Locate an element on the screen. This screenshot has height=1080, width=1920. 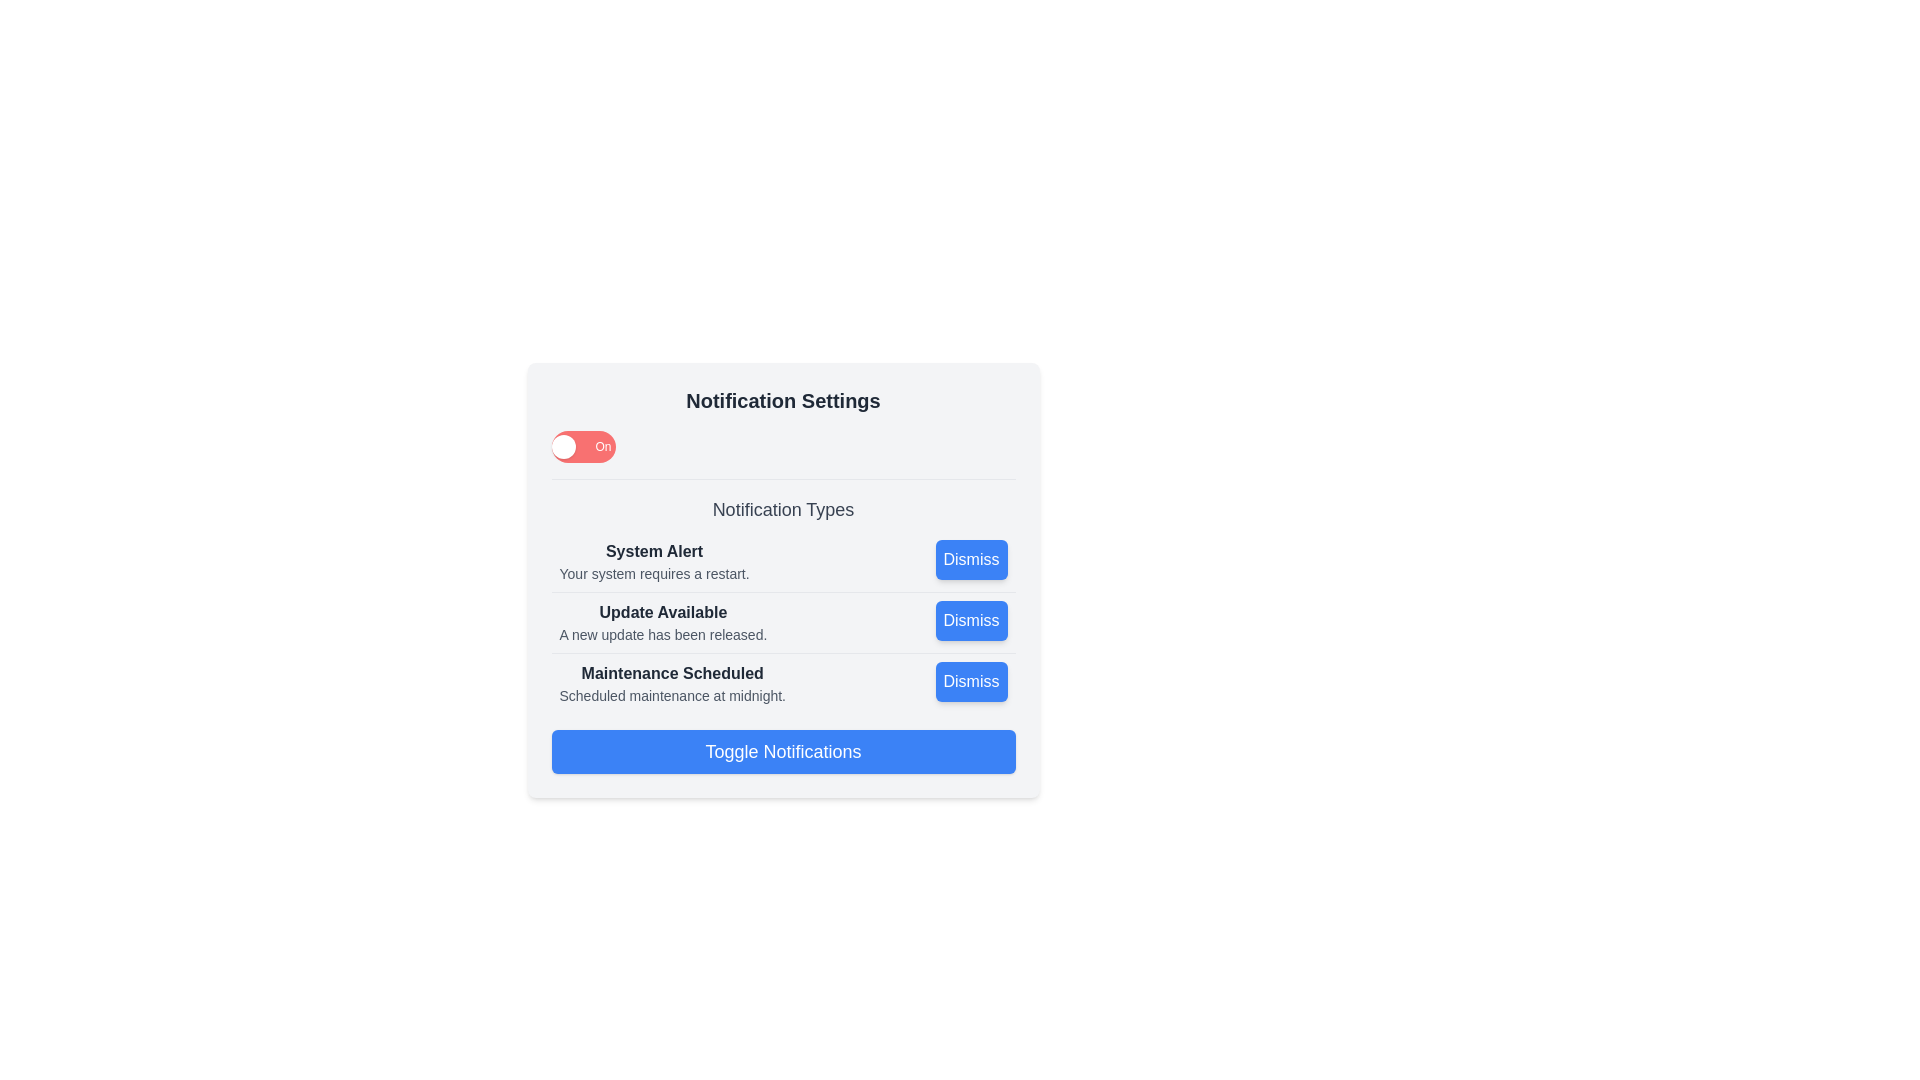
informational text label located below the 'Maintenance Scheduled' notification in the notification panel is located at coordinates (672, 694).